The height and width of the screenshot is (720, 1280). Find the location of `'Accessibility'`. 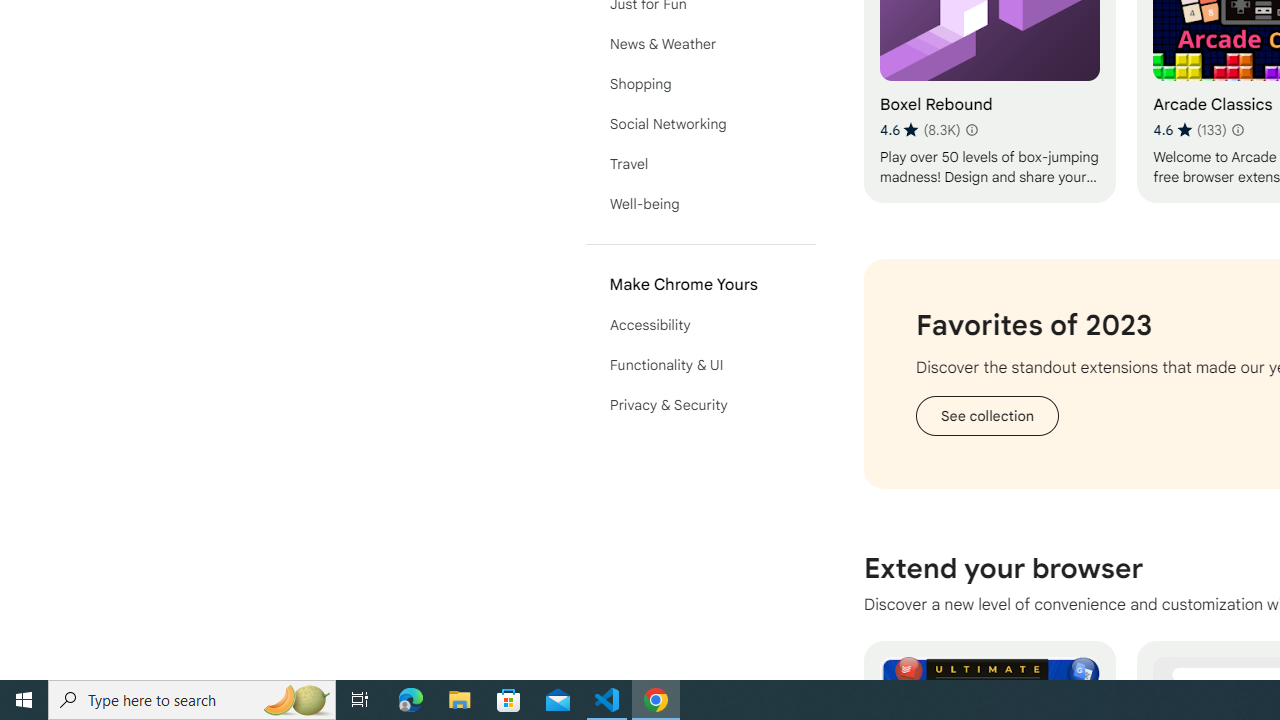

'Accessibility' is located at coordinates (700, 324).